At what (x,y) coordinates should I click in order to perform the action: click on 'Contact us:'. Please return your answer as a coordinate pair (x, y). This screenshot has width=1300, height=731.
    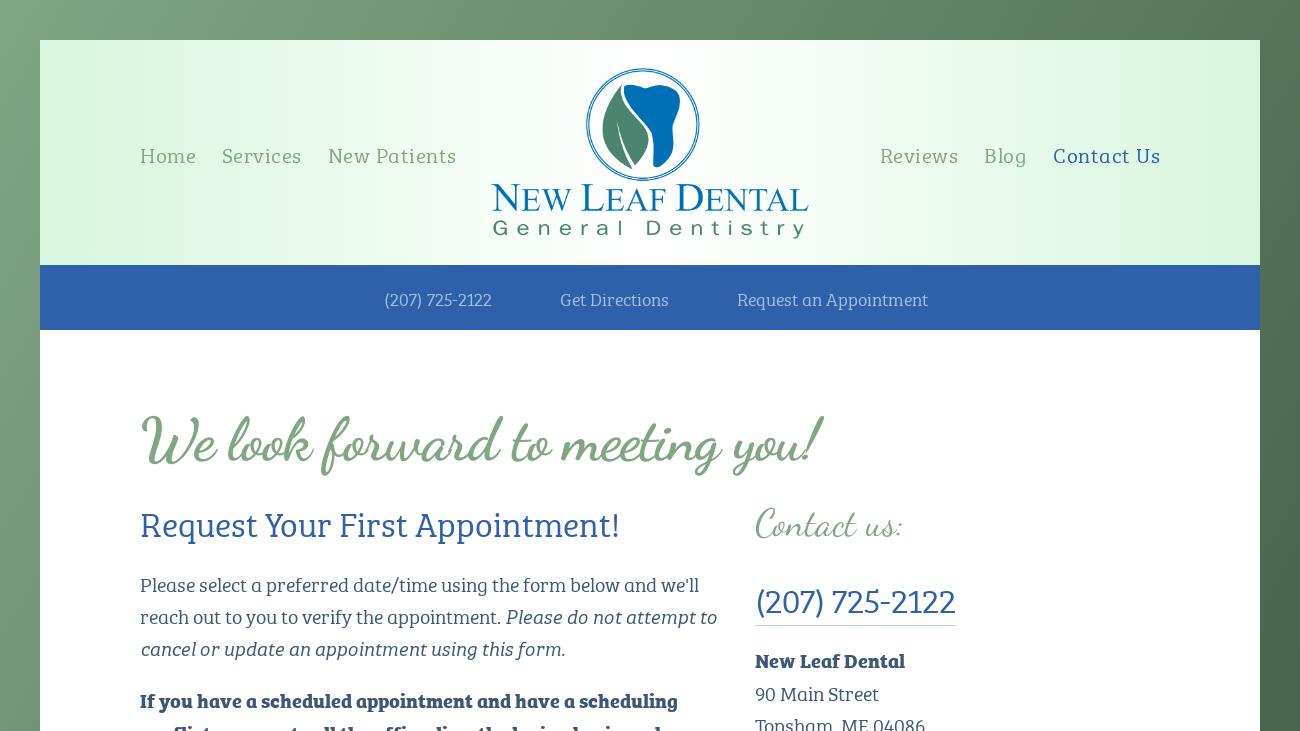
    Looking at the image, I should click on (828, 522).